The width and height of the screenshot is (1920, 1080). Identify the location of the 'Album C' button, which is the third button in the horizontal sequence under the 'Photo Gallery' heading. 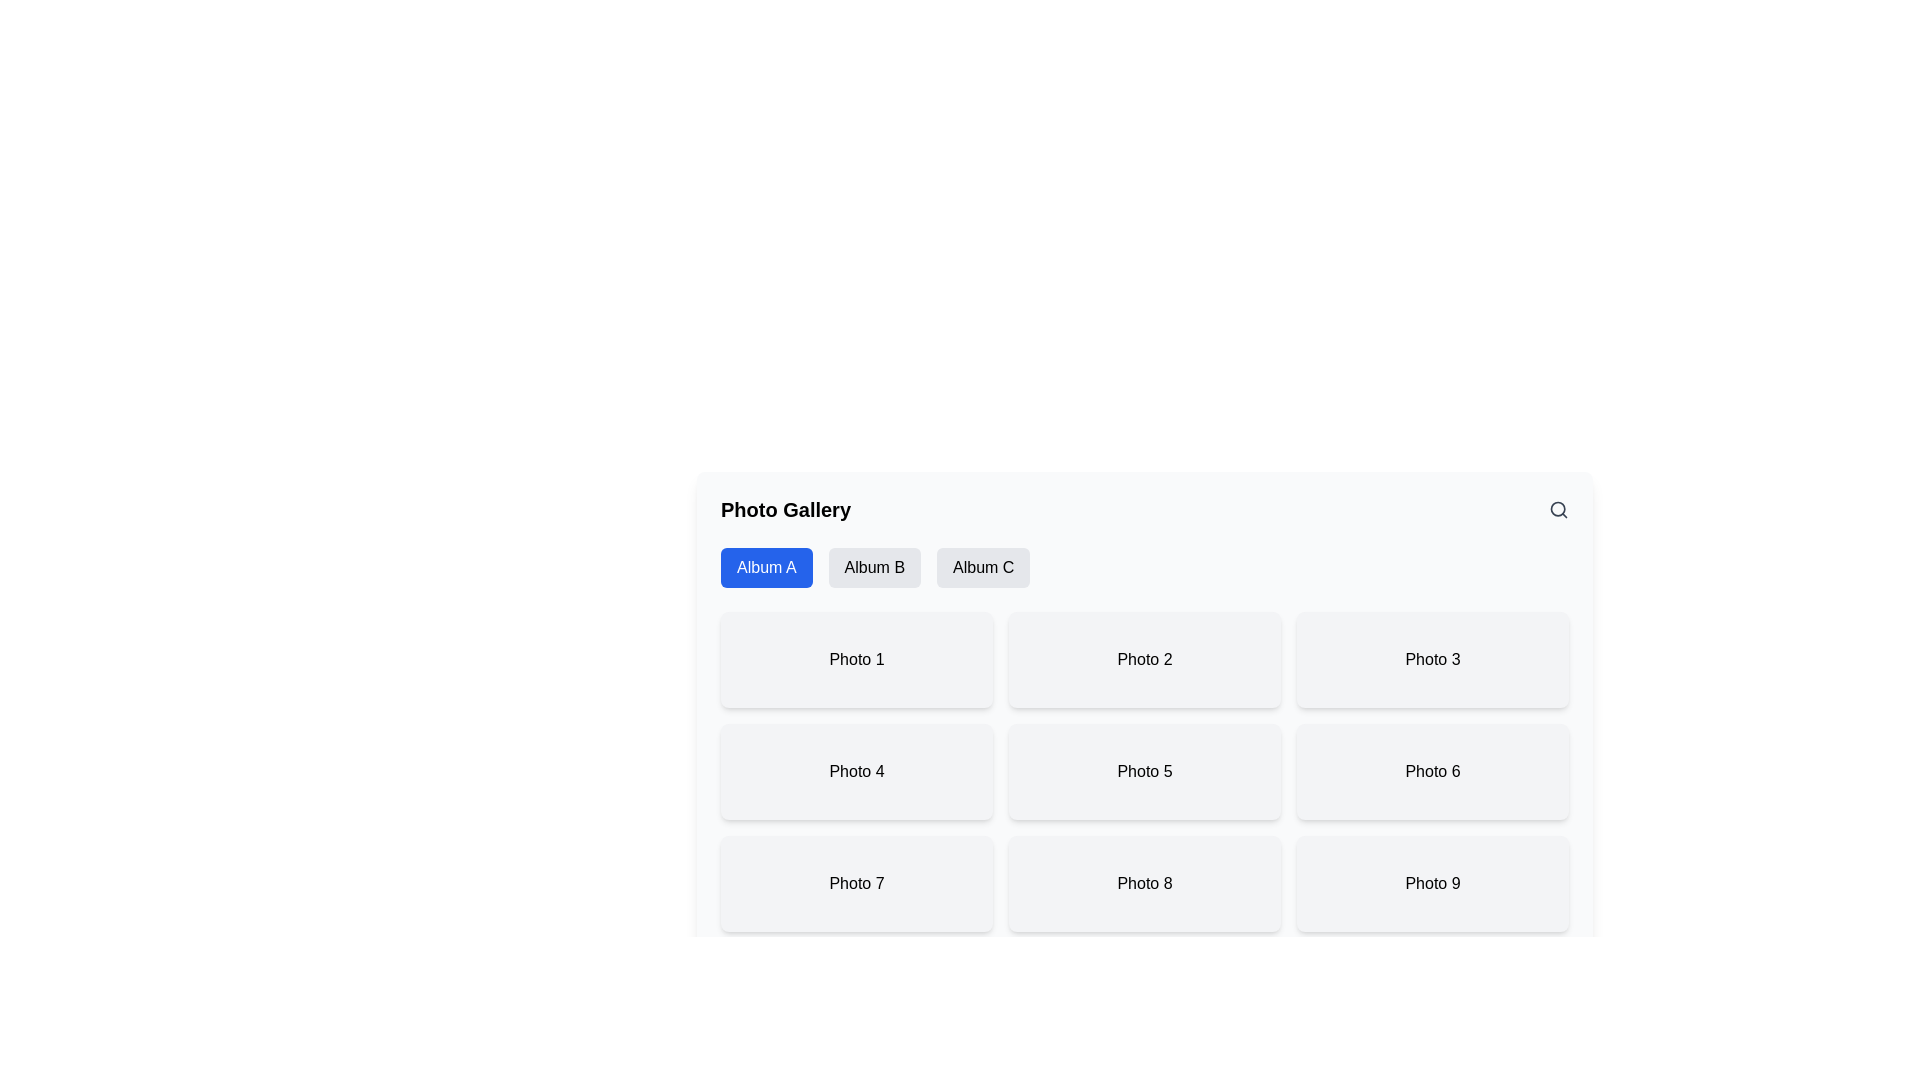
(983, 567).